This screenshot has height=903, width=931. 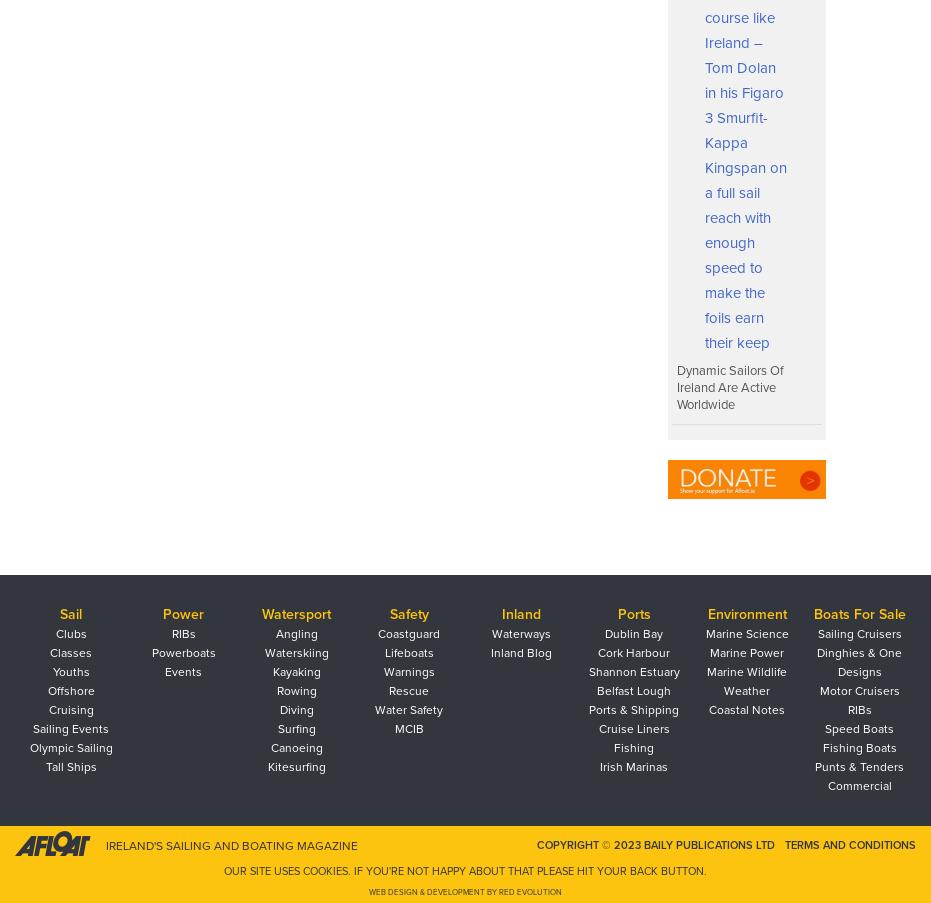 I want to click on 'Who is the Irish Sailing Performance head coach?', so click(x=403, y=273).